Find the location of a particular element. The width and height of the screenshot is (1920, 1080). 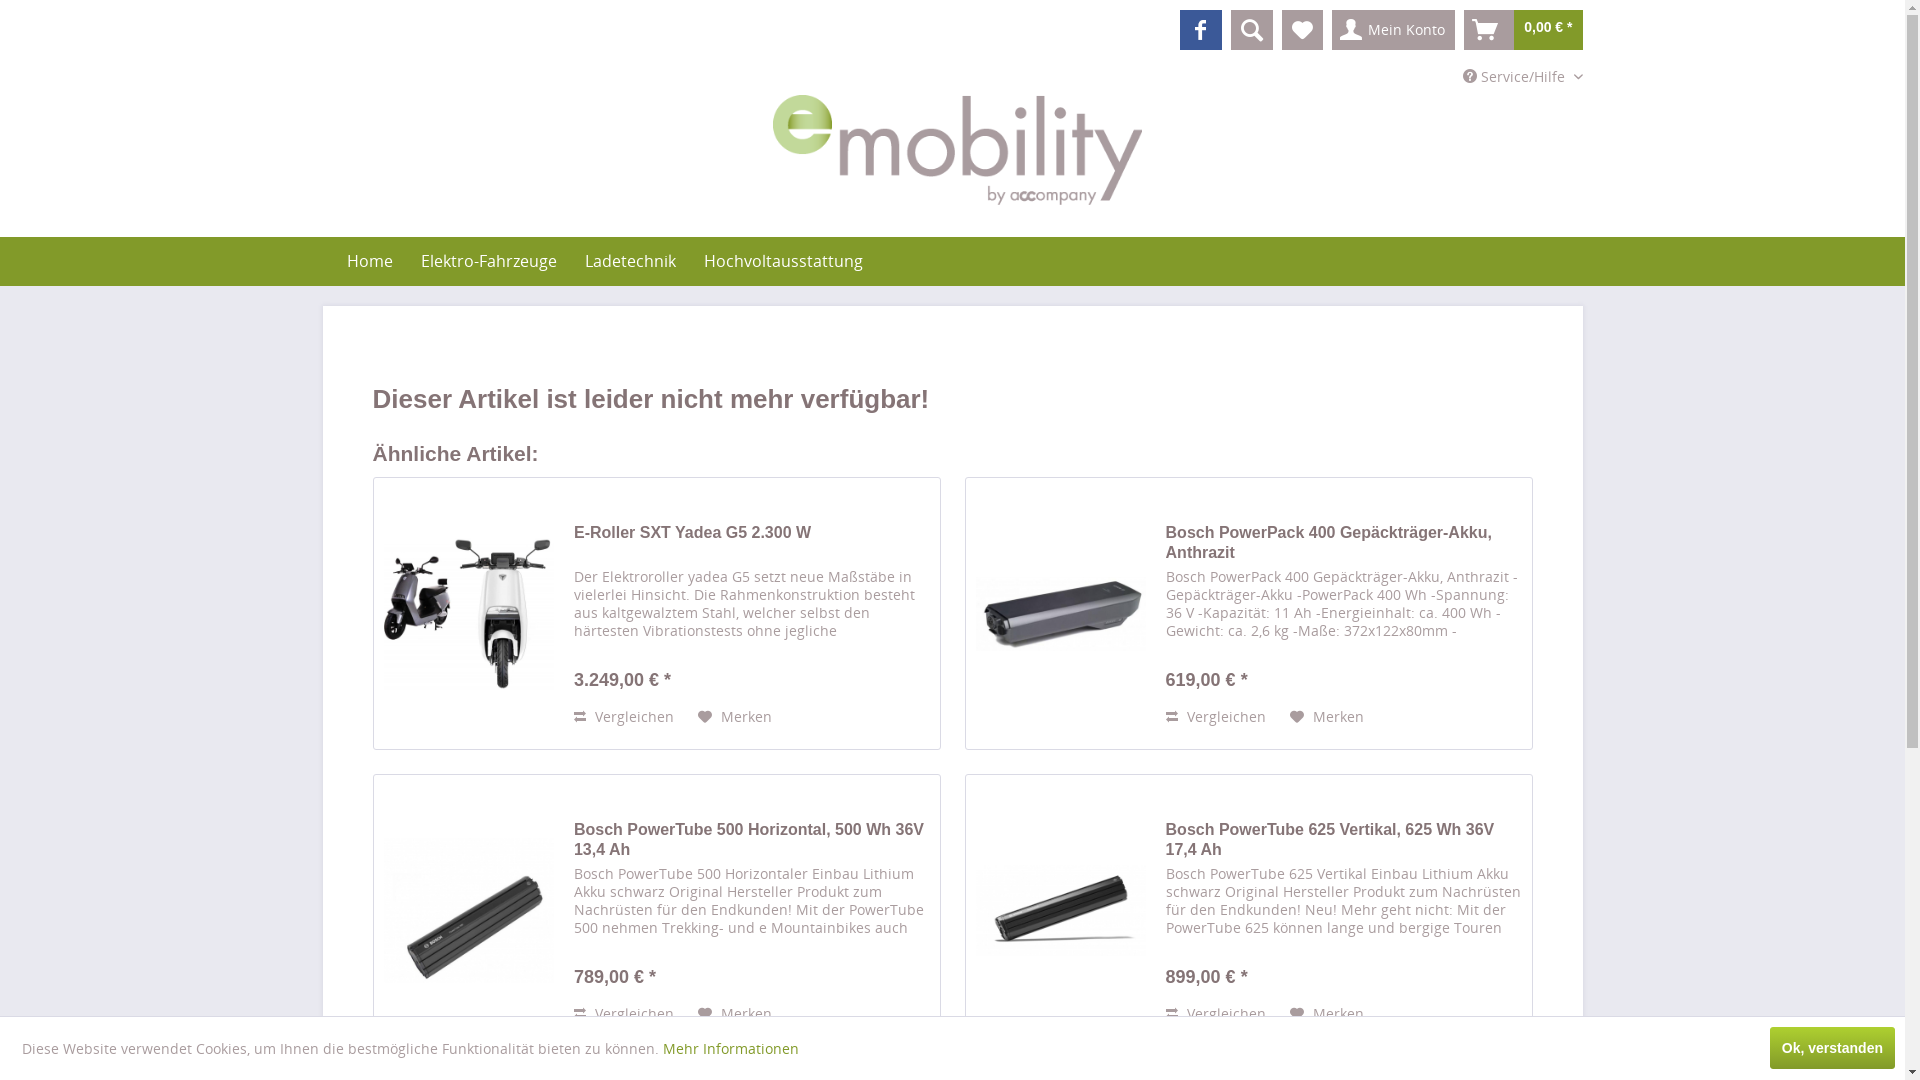

'Merkzettel' is located at coordinates (1302, 30).